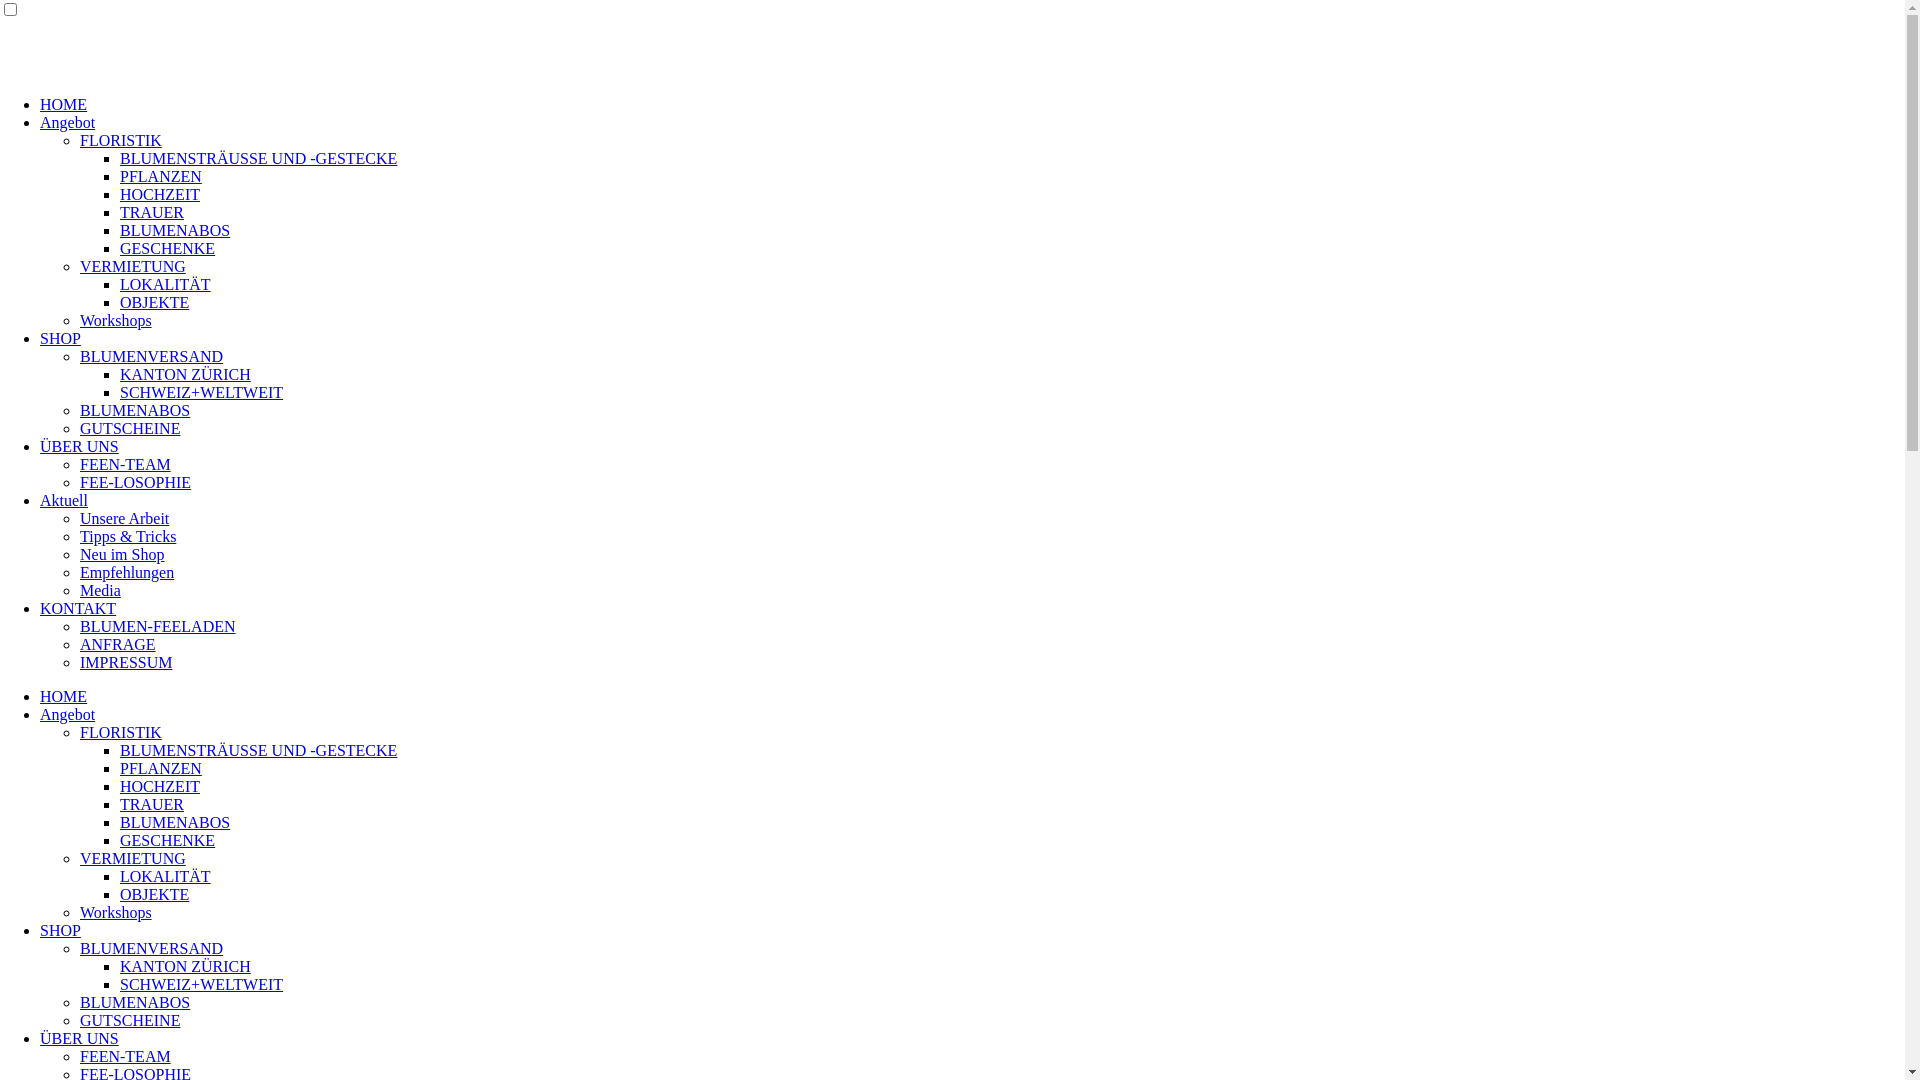 This screenshot has width=1920, height=1080. Describe the element at coordinates (117, 644) in the screenshot. I see `'ANFRAGE'` at that location.